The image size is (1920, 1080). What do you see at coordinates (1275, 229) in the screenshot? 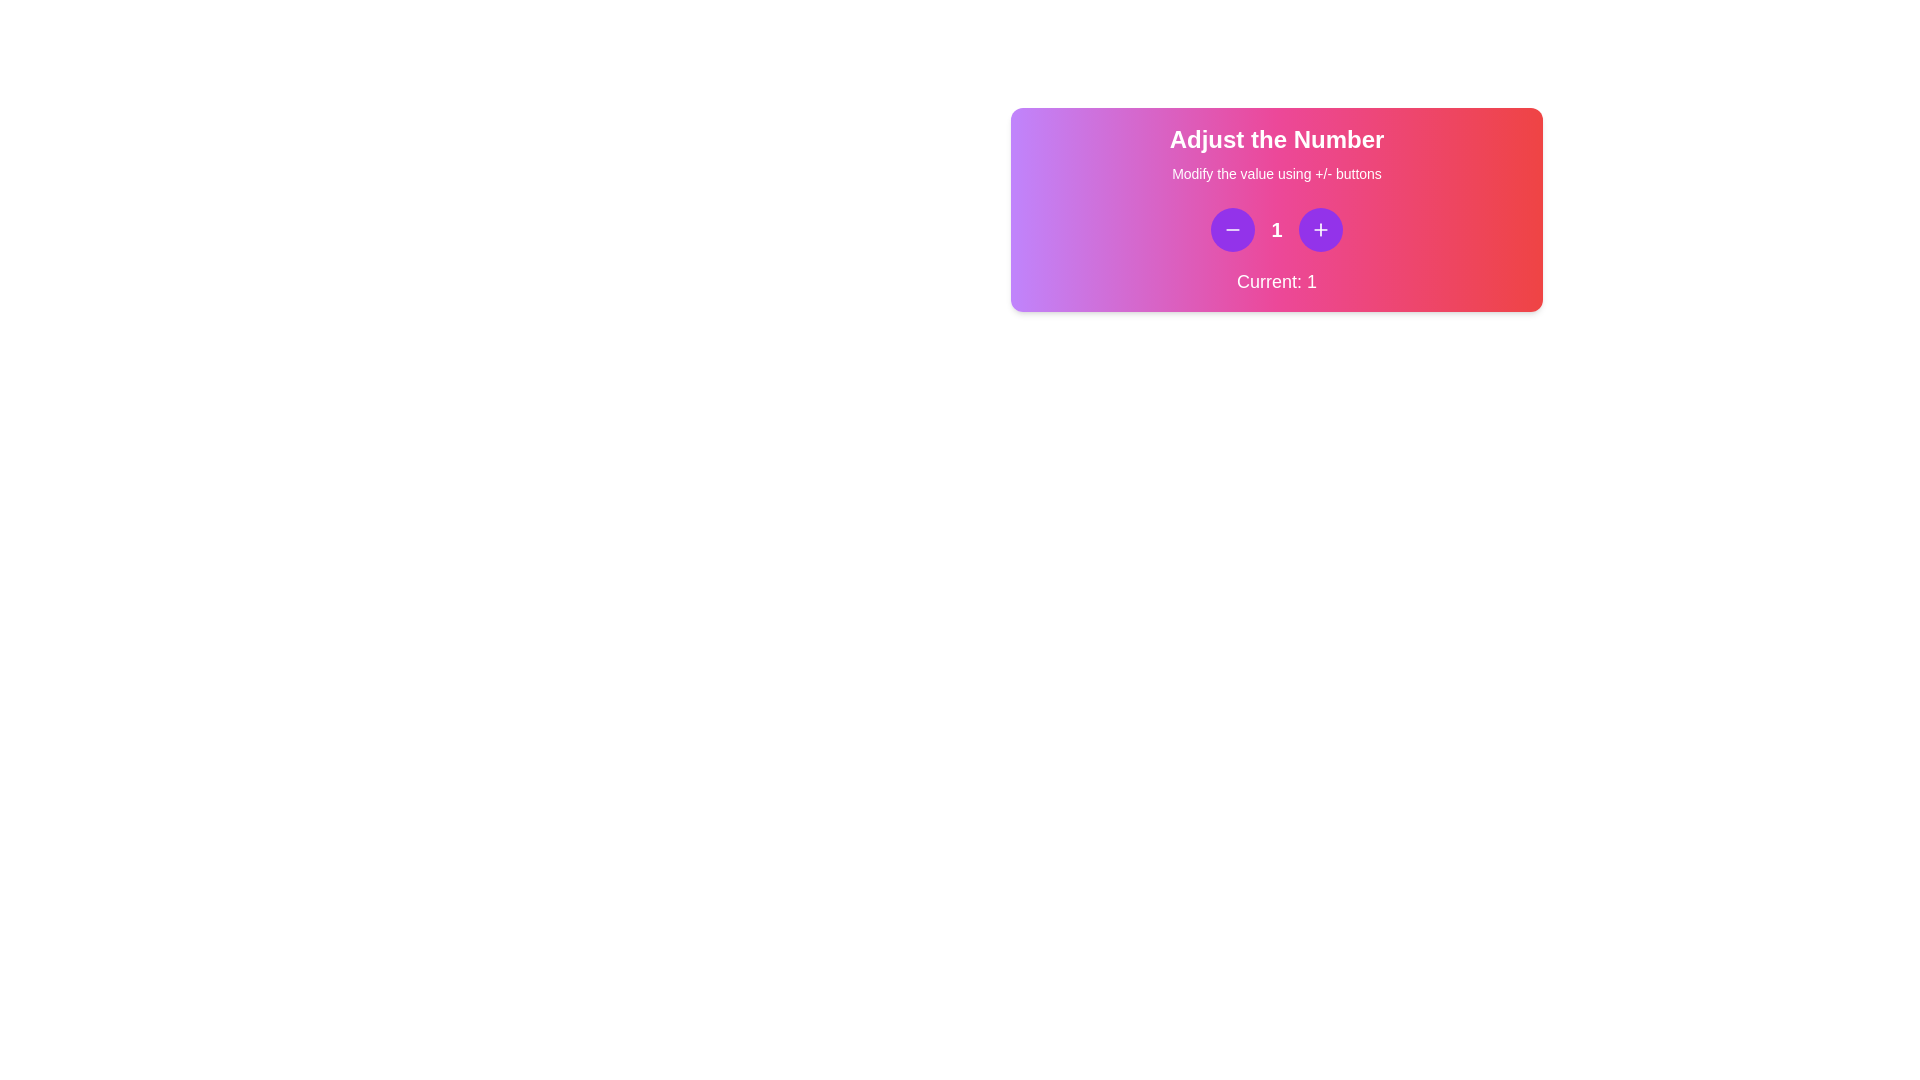
I see `the centrally aligned Text Display element that shows a count or numerical selection, positioned between the minus and plus buttons` at bounding box center [1275, 229].